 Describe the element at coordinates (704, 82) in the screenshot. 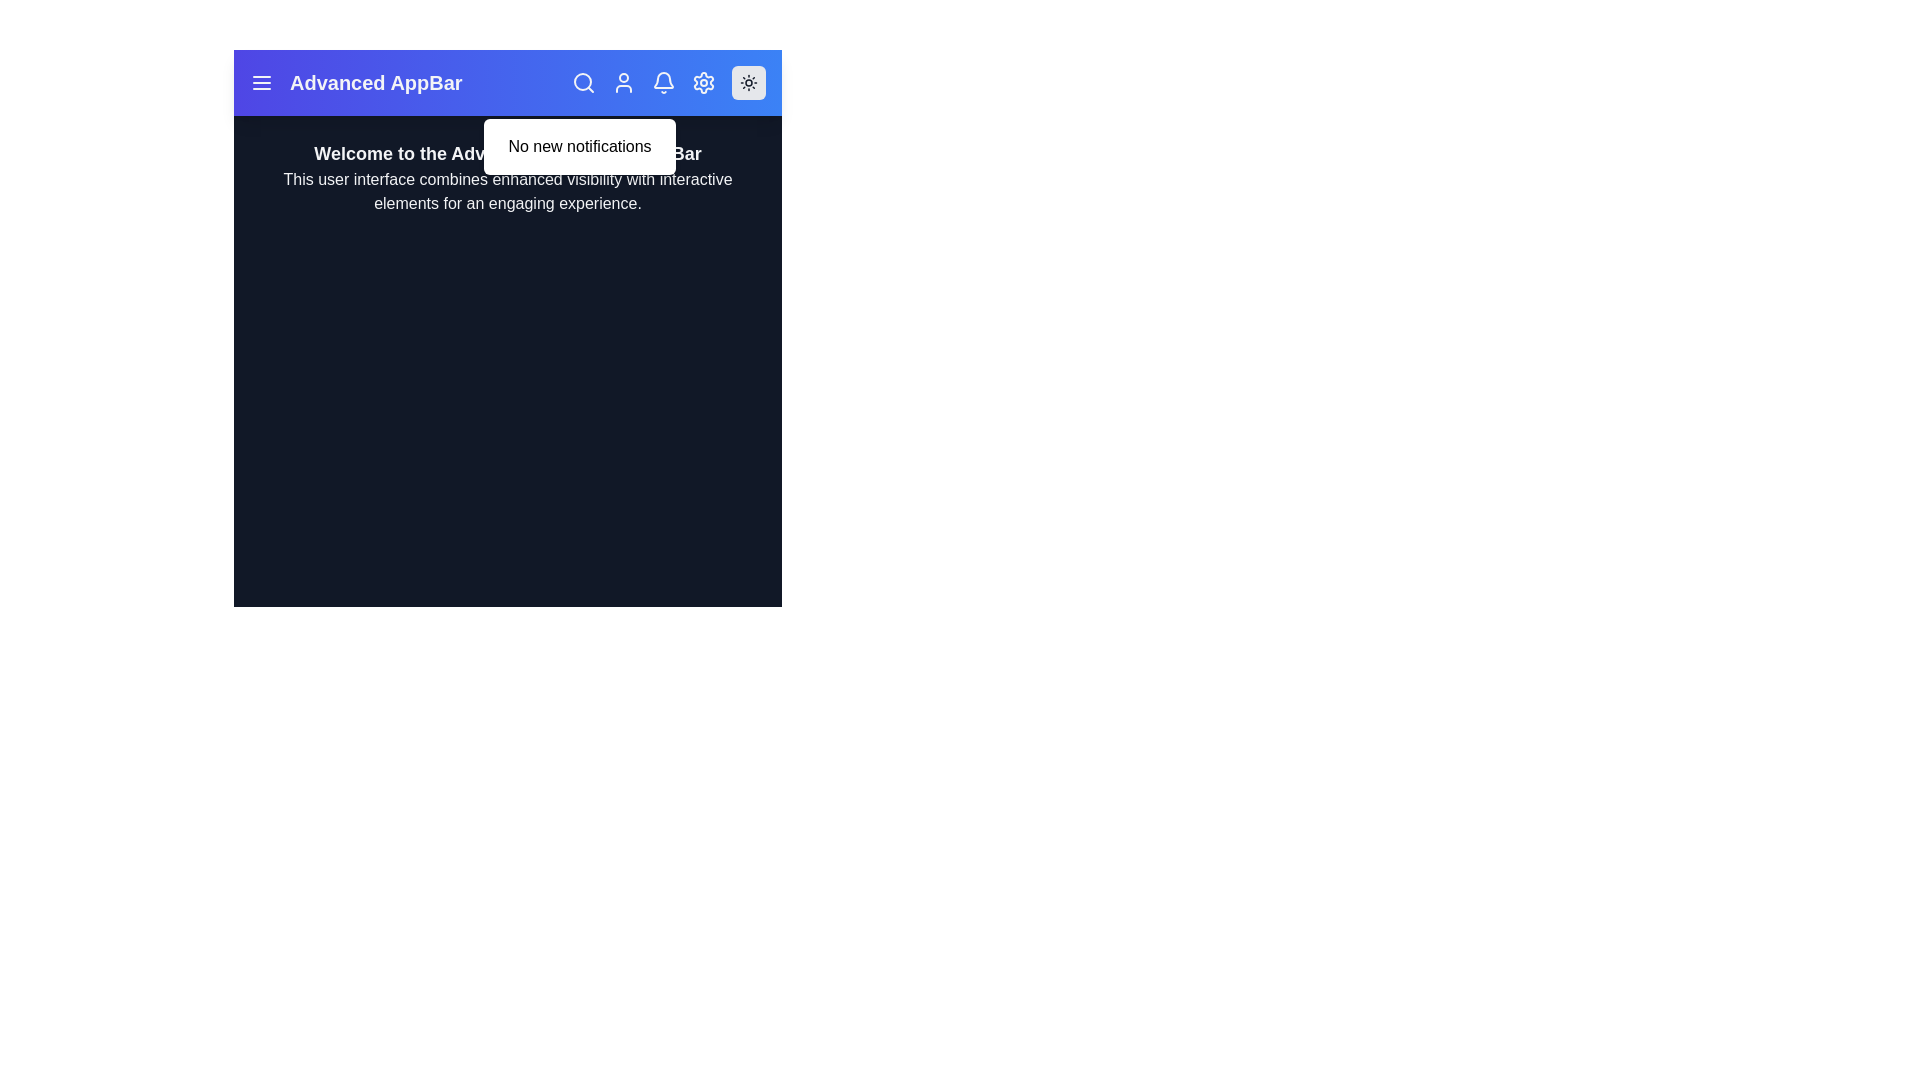

I see `the settings icon in the app bar` at that location.